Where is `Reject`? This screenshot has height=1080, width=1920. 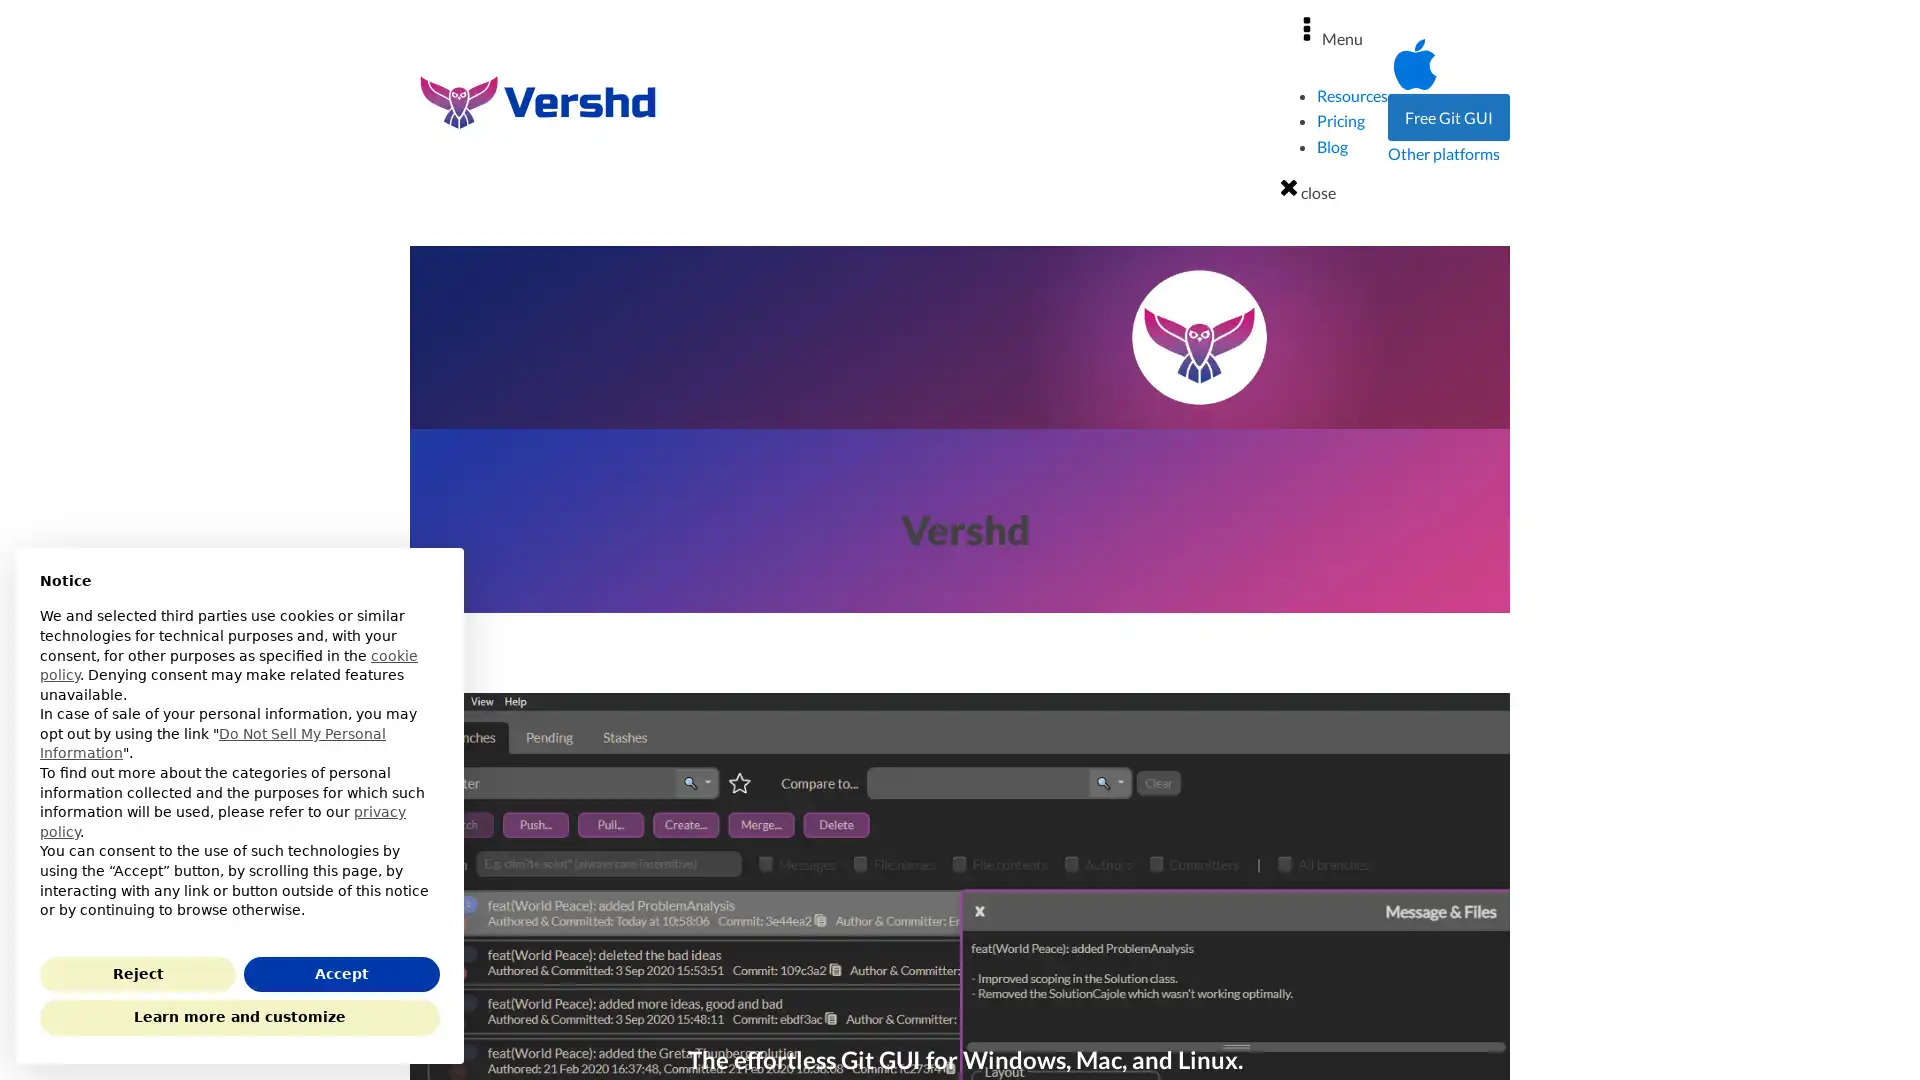 Reject is located at coordinates (137, 973).